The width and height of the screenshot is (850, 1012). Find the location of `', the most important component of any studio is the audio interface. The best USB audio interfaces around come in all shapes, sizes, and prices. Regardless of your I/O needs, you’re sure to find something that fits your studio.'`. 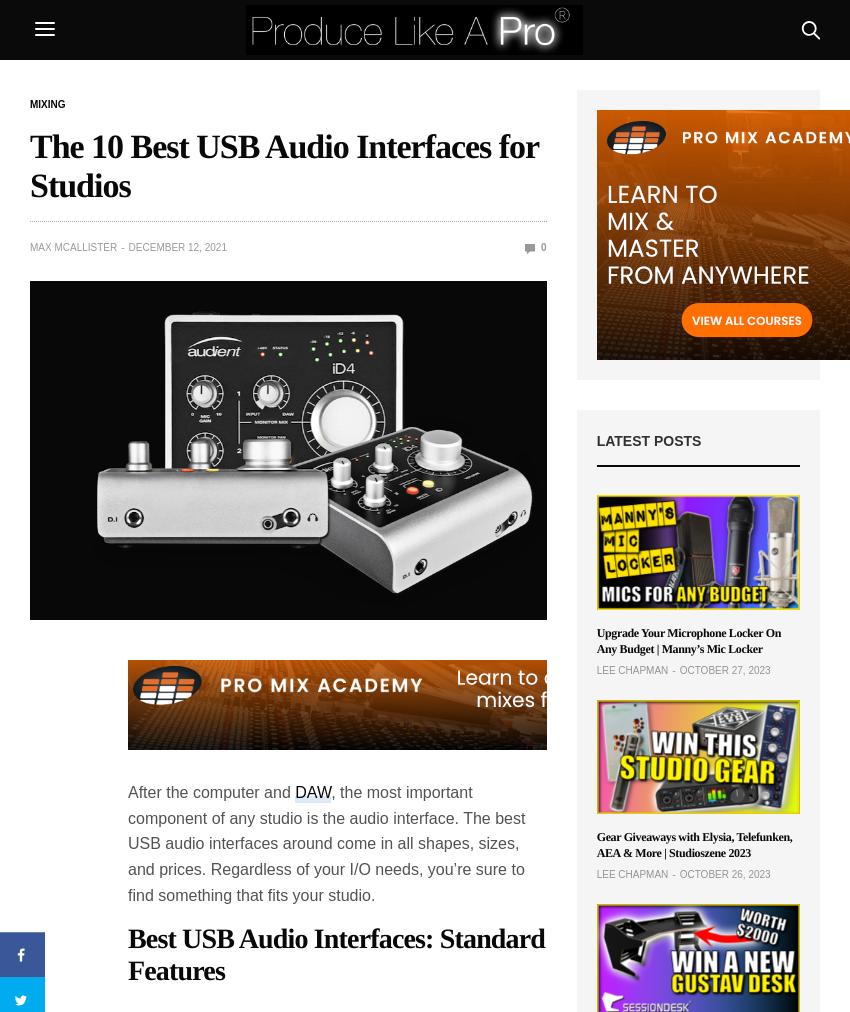

', the most important component of any studio is the audio interface. The best USB audio interfaces around come in all shapes, sizes, and prices. Regardless of your I/O needs, you’re sure to find something that fits your studio.' is located at coordinates (326, 842).